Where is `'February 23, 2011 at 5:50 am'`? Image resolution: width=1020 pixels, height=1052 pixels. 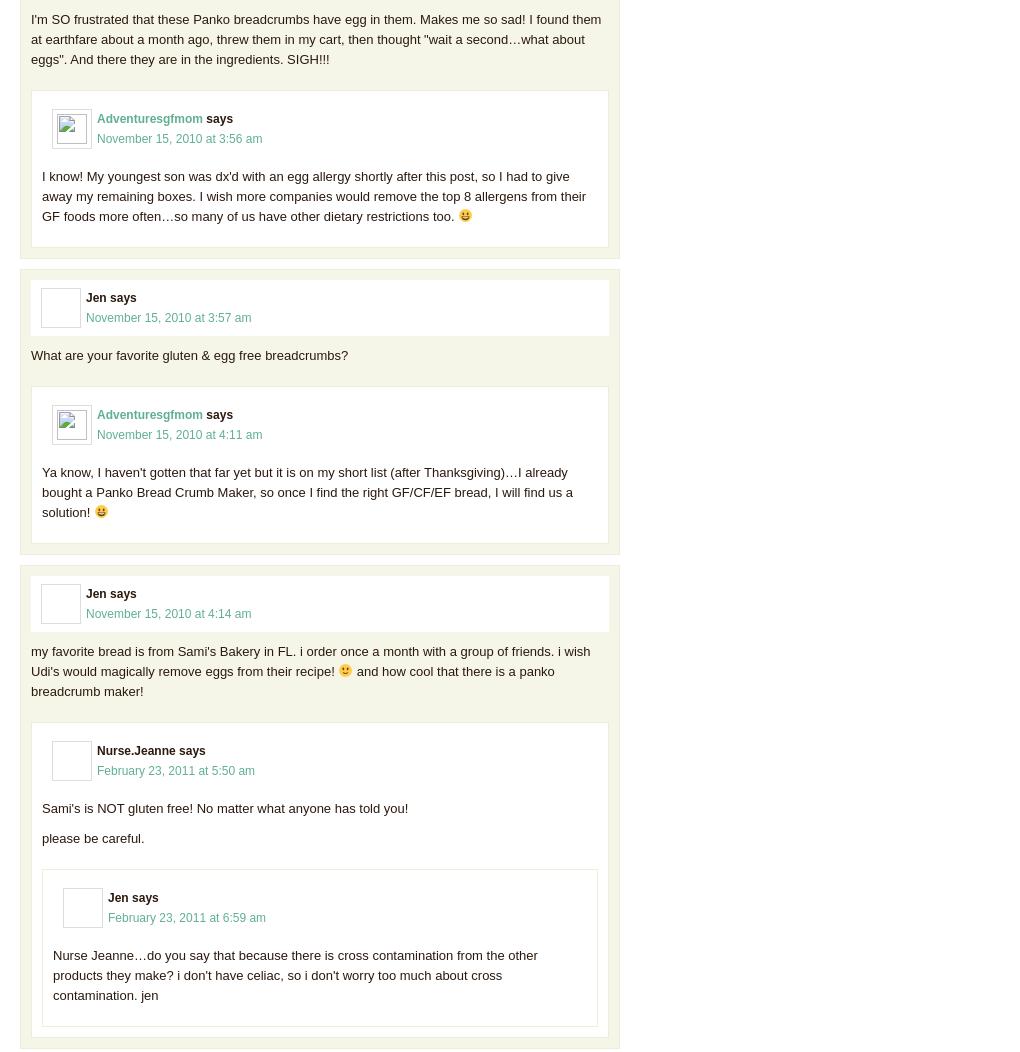
'February 23, 2011 at 5:50 am' is located at coordinates (174, 768).